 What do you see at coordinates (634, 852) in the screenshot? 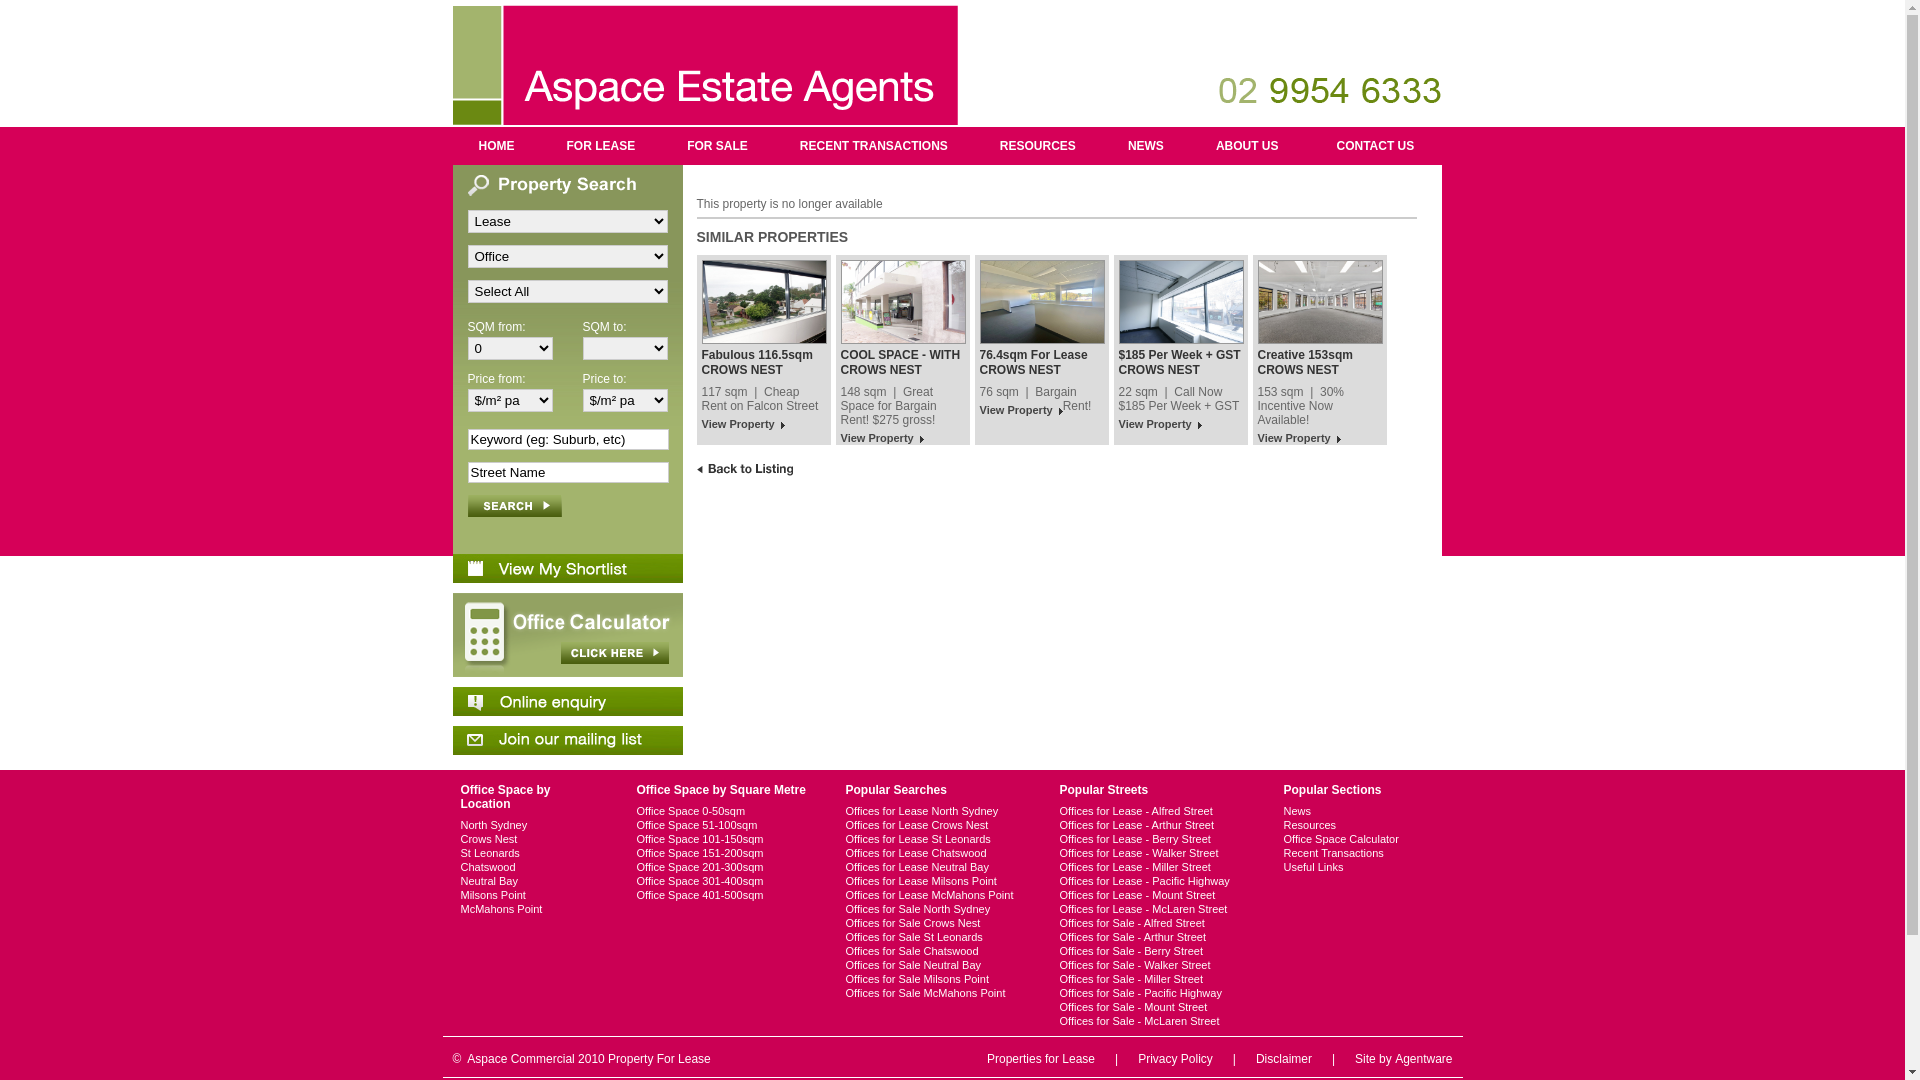
I see `'Office Space 151-200sqm'` at bounding box center [634, 852].